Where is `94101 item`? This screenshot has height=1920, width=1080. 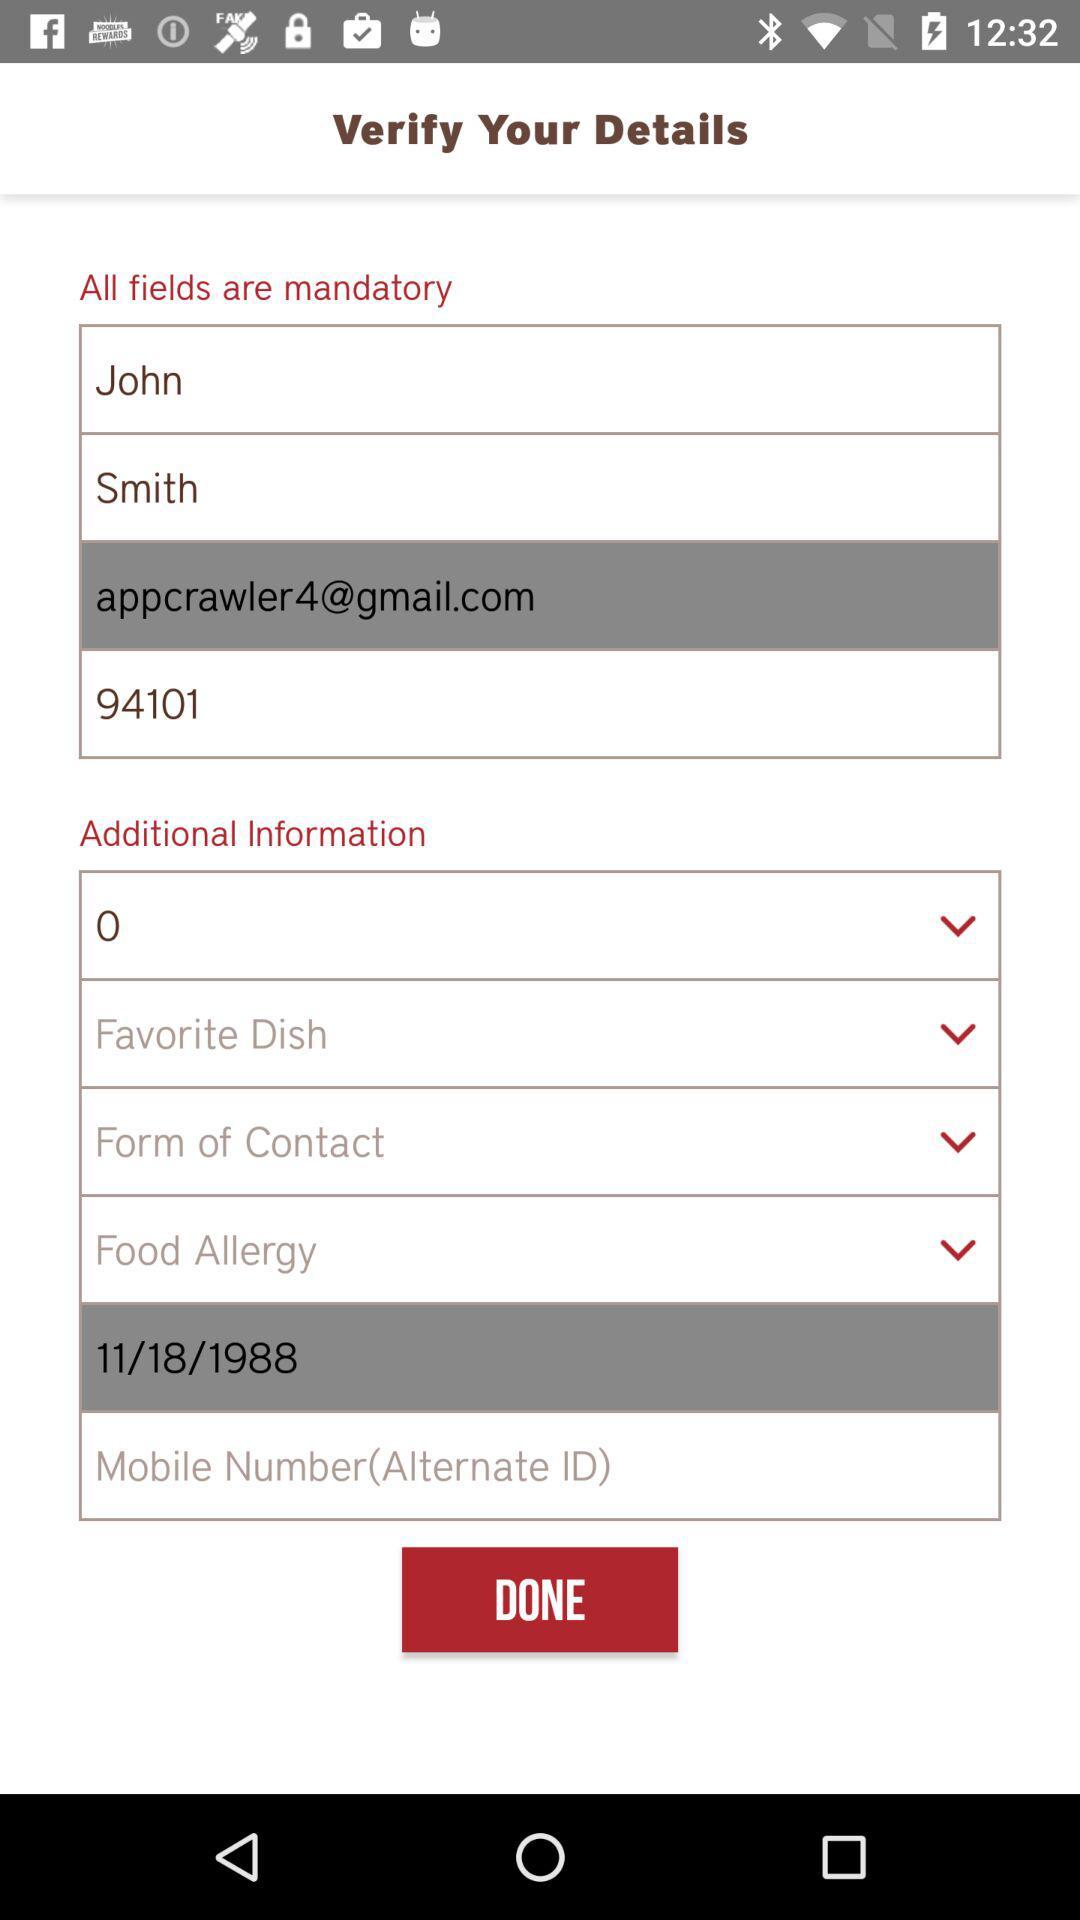 94101 item is located at coordinates (540, 703).